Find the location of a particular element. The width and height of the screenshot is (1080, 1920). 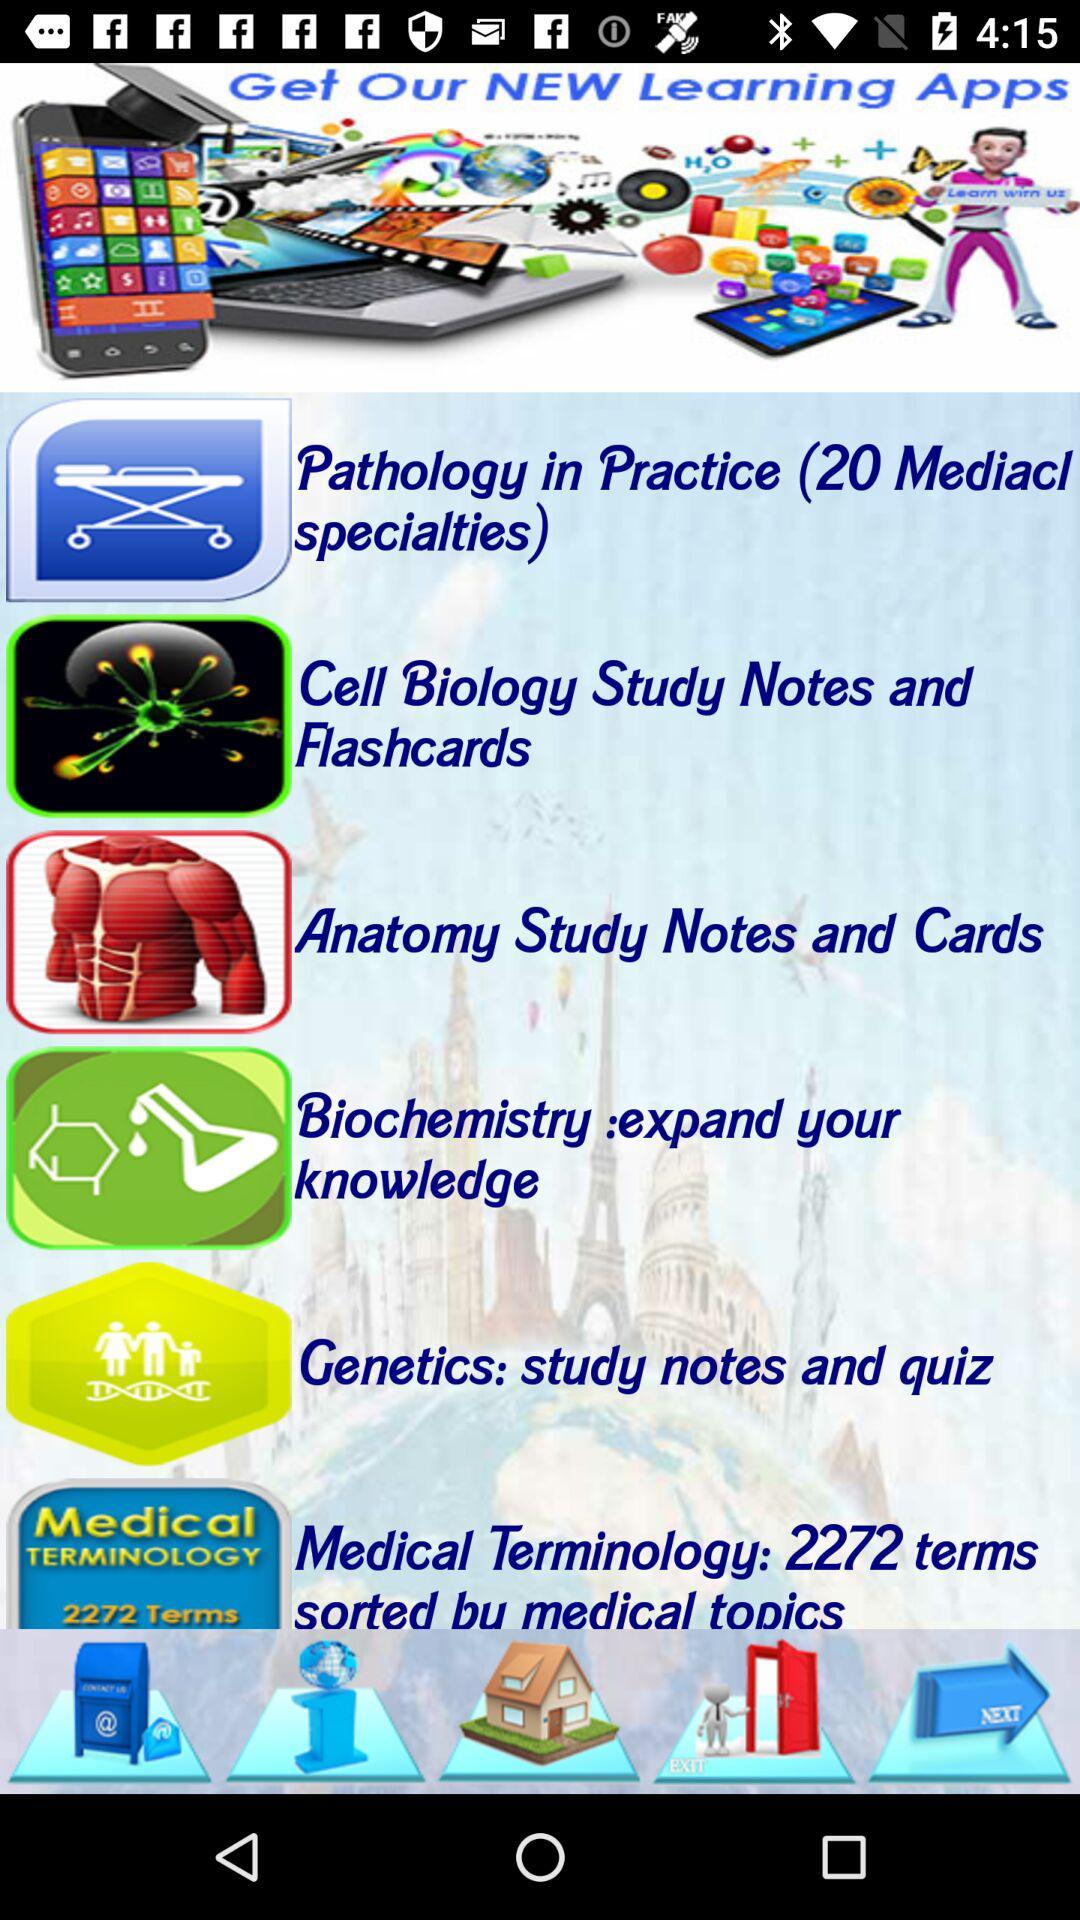

come back is located at coordinates (147, 1148).